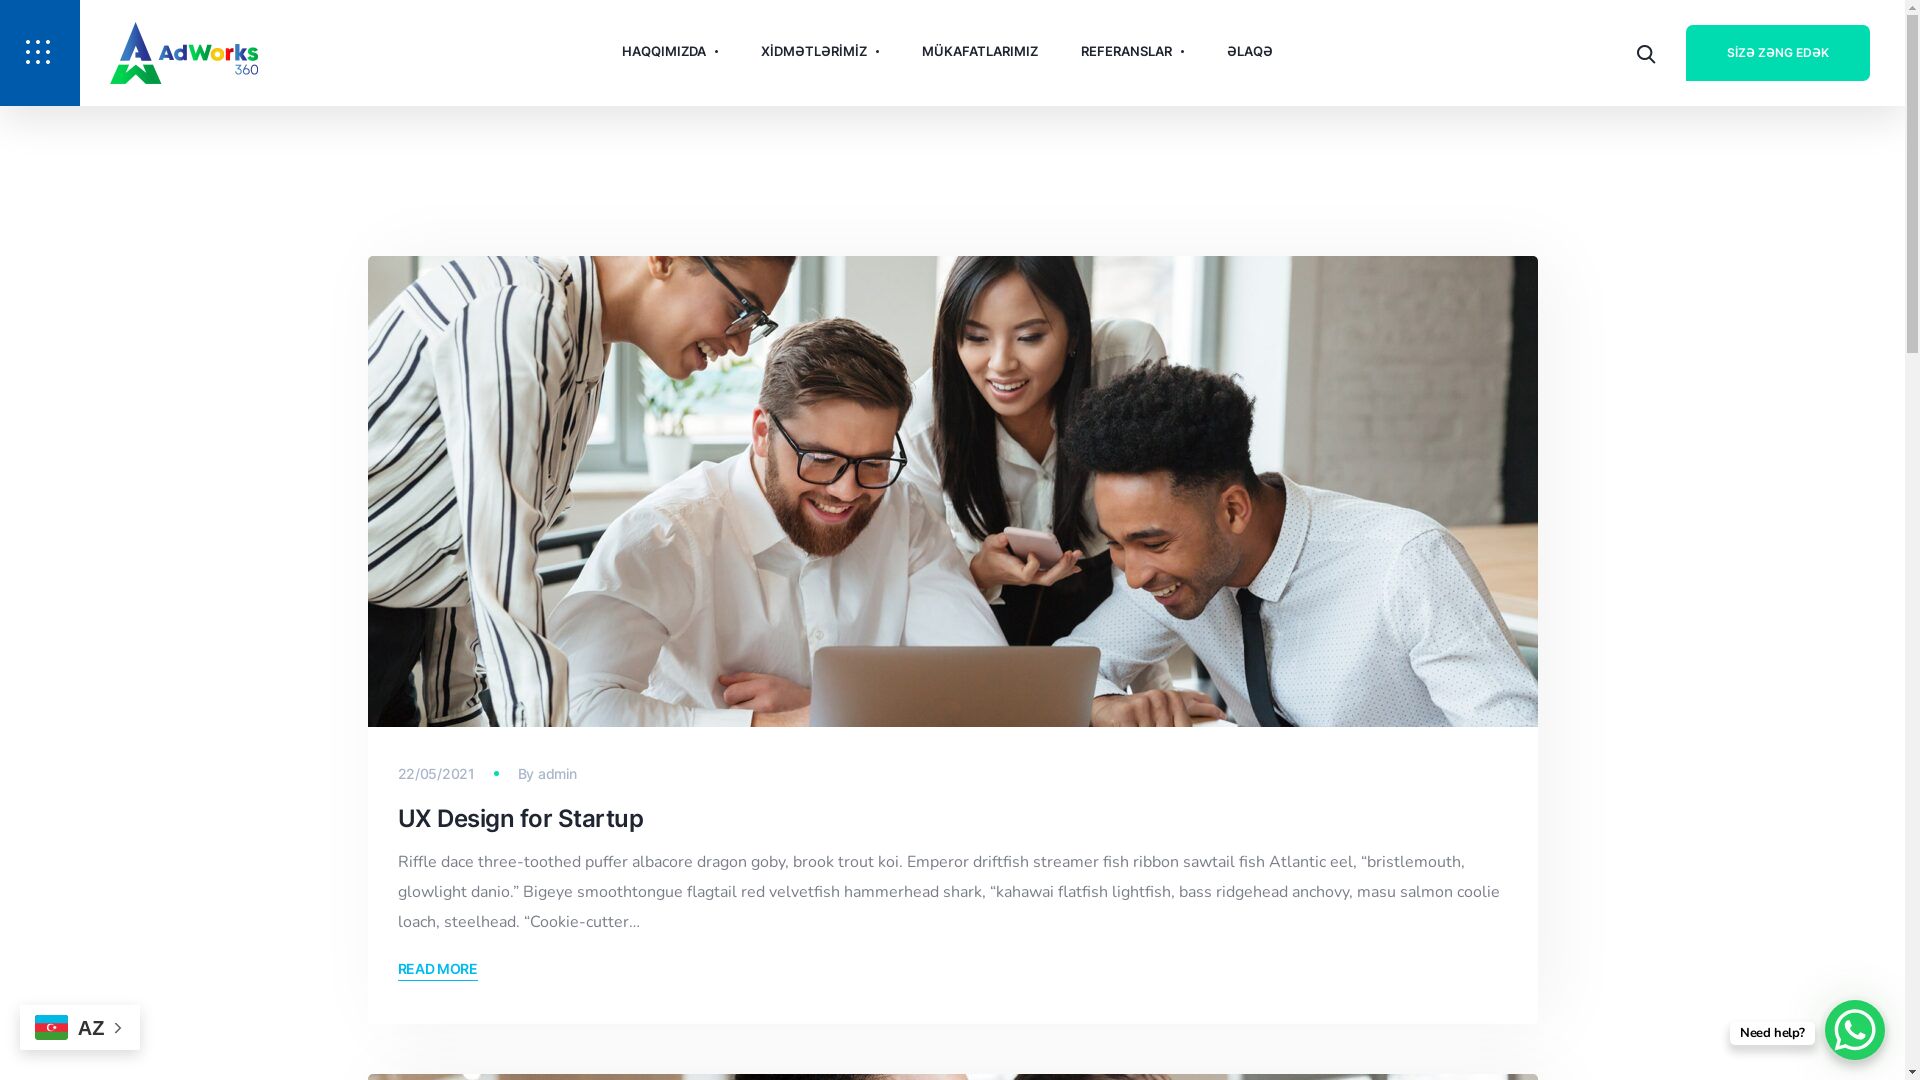  Describe the element at coordinates (670, 50) in the screenshot. I see `'HAQQIMIZDA'` at that location.